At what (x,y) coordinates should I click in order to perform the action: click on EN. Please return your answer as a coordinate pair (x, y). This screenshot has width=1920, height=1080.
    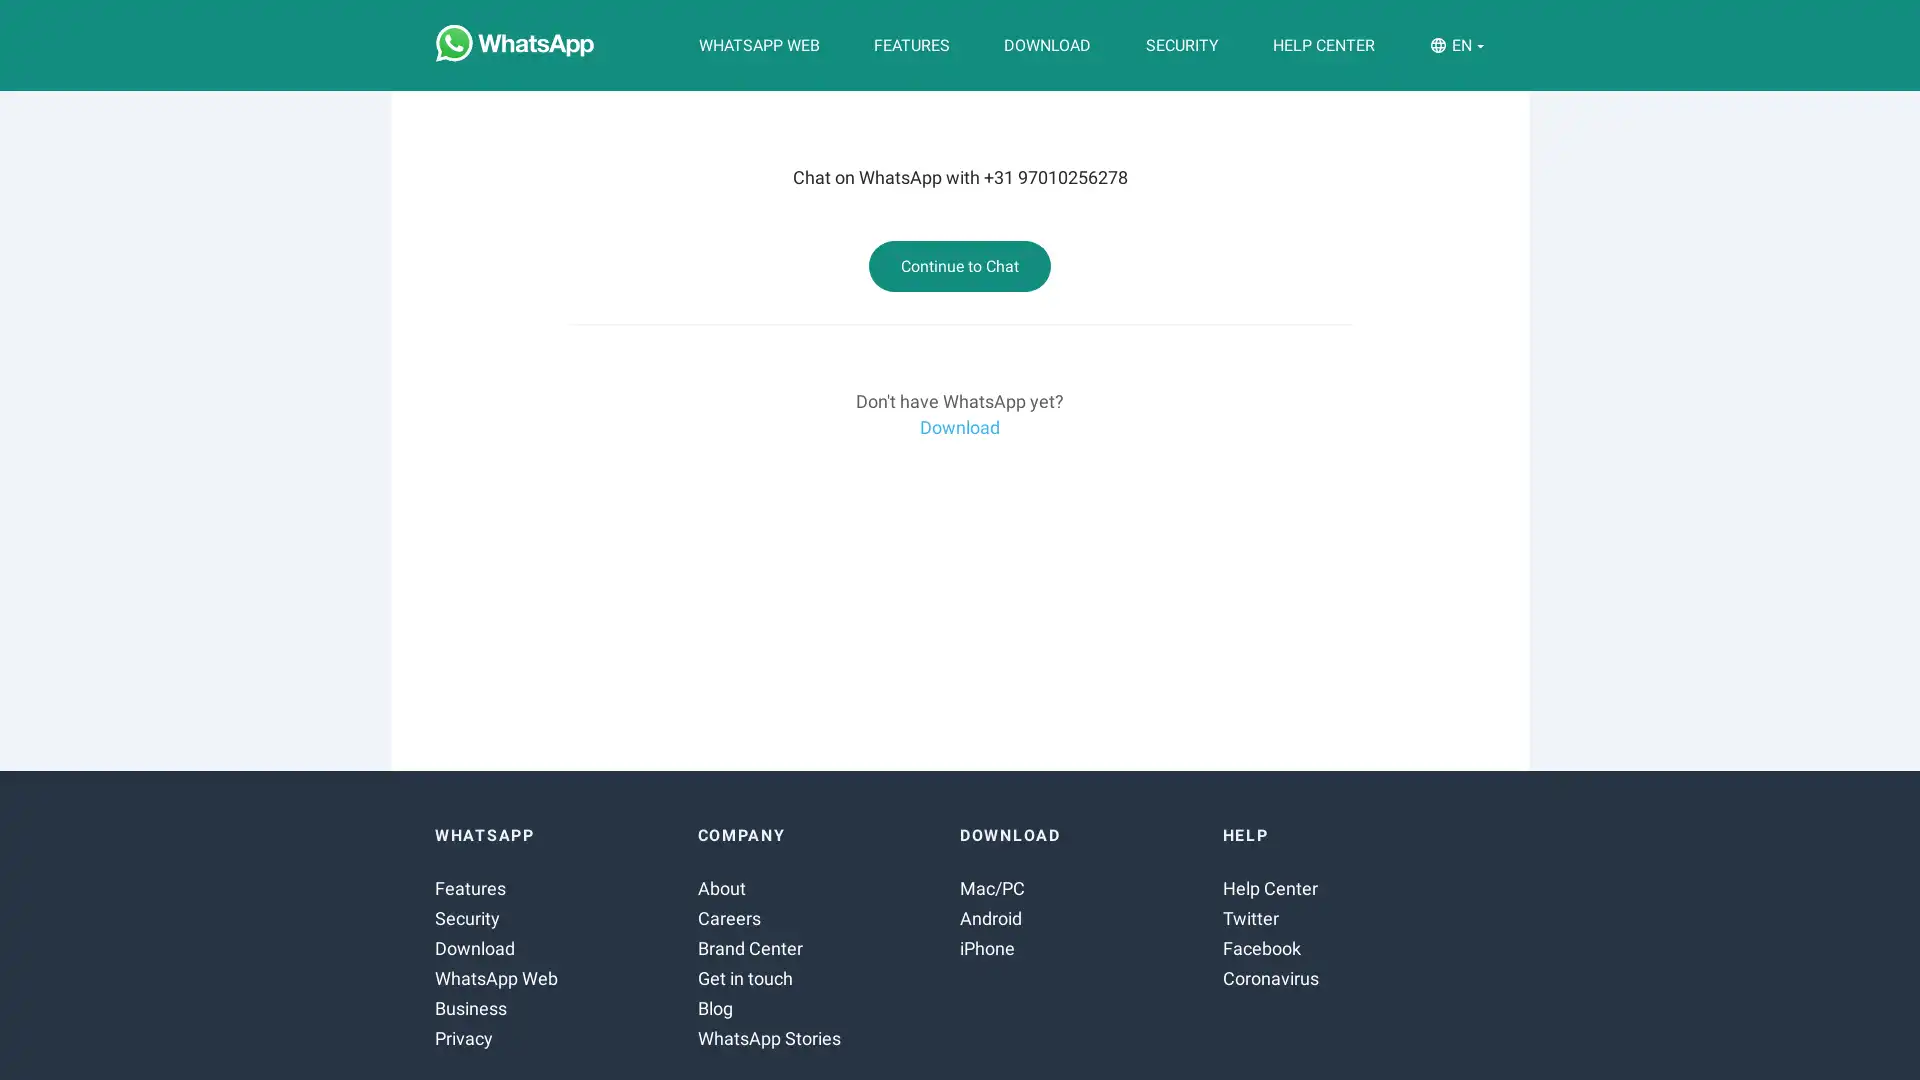
    Looking at the image, I should click on (1457, 45).